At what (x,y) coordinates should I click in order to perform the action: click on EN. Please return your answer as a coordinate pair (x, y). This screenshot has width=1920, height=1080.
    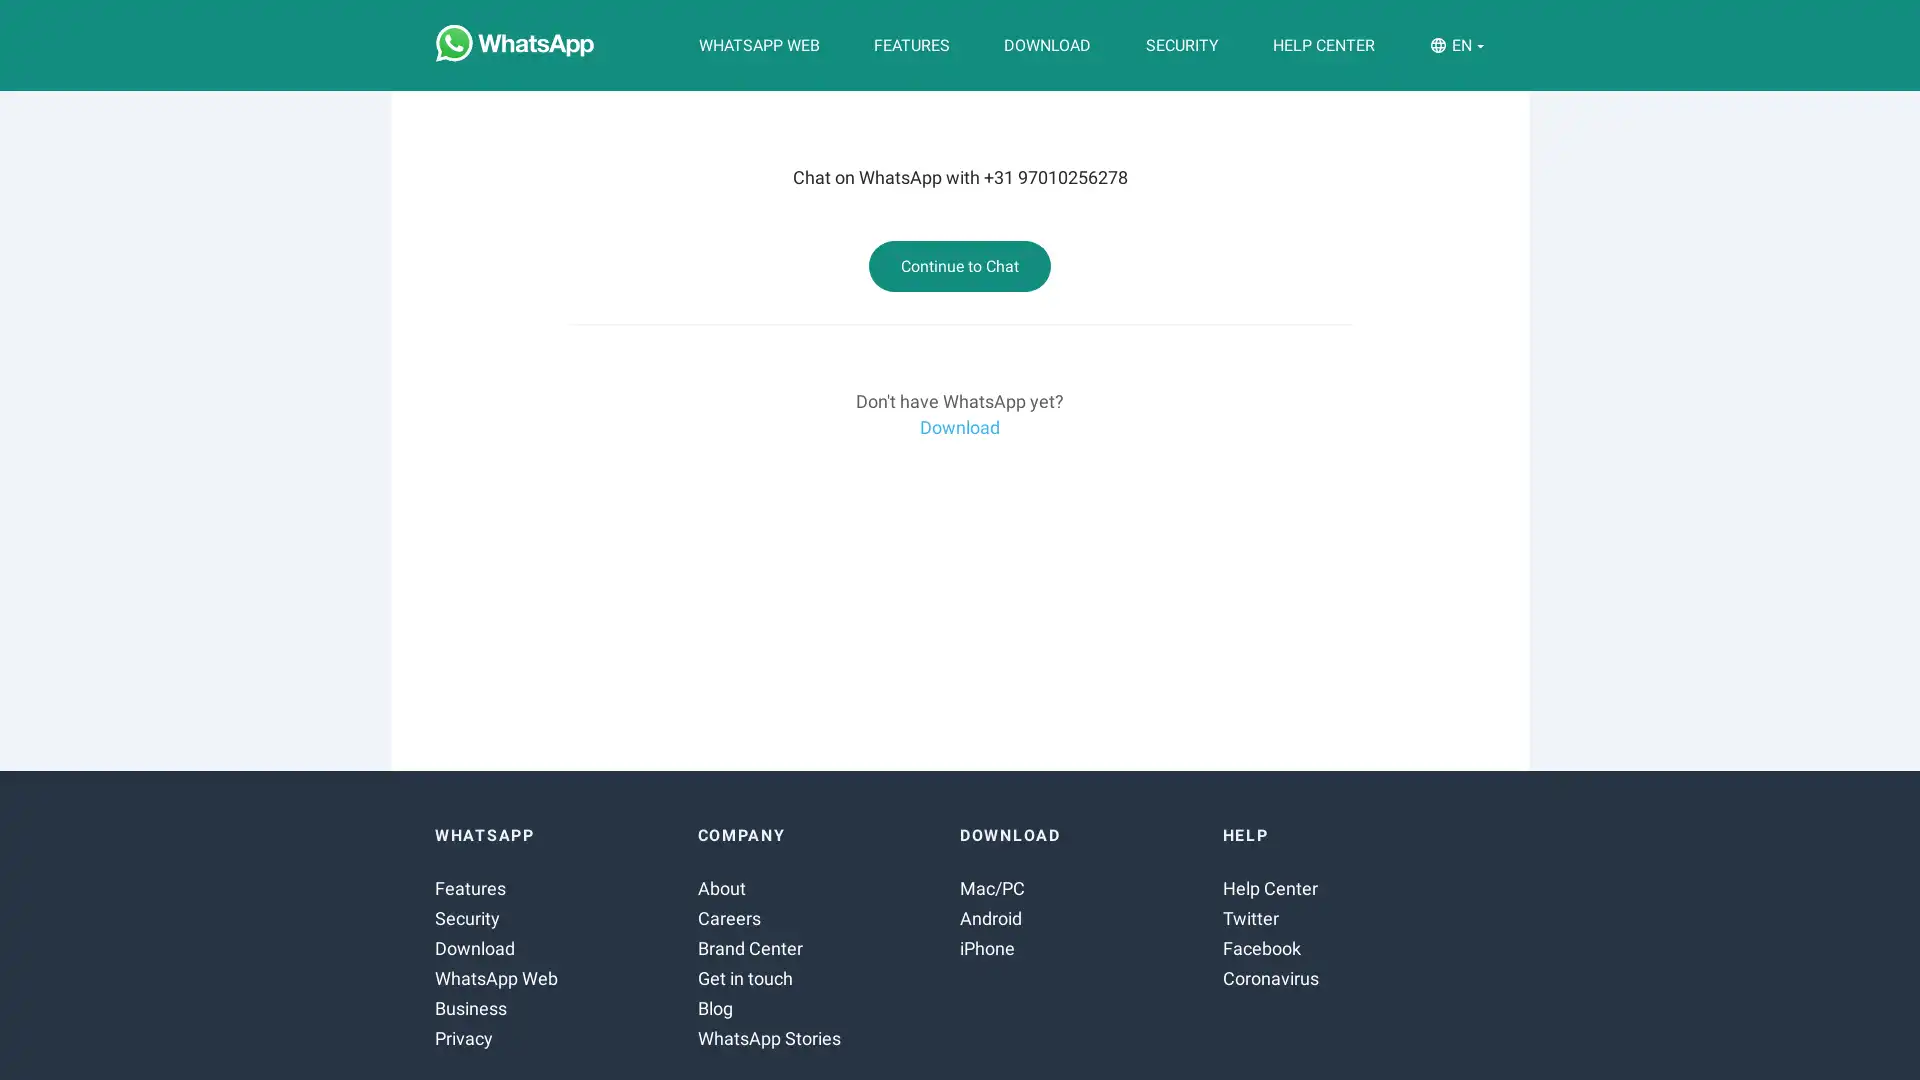
    Looking at the image, I should click on (1457, 45).